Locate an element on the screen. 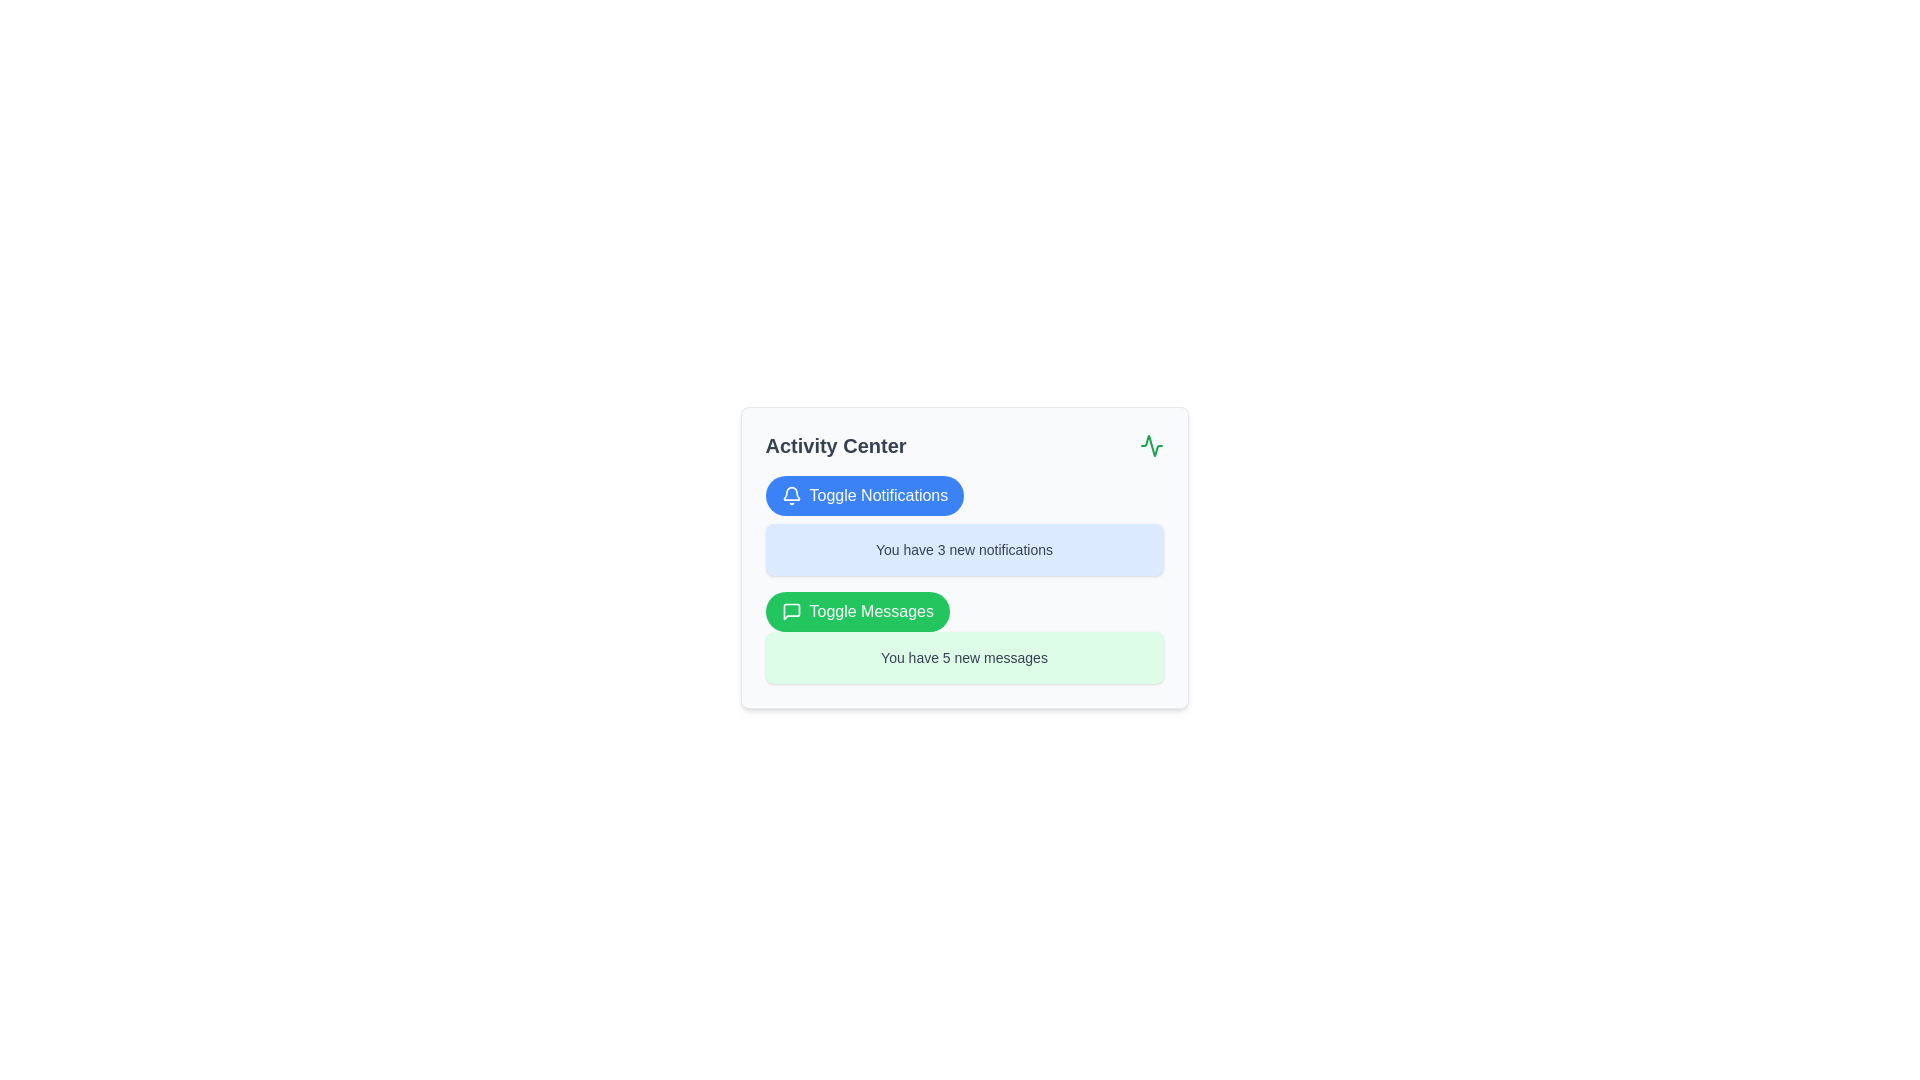  the green stroke icon resembling an activity graph located in the top right corner of the Activity Center card is located at coordinates (1151, 445).